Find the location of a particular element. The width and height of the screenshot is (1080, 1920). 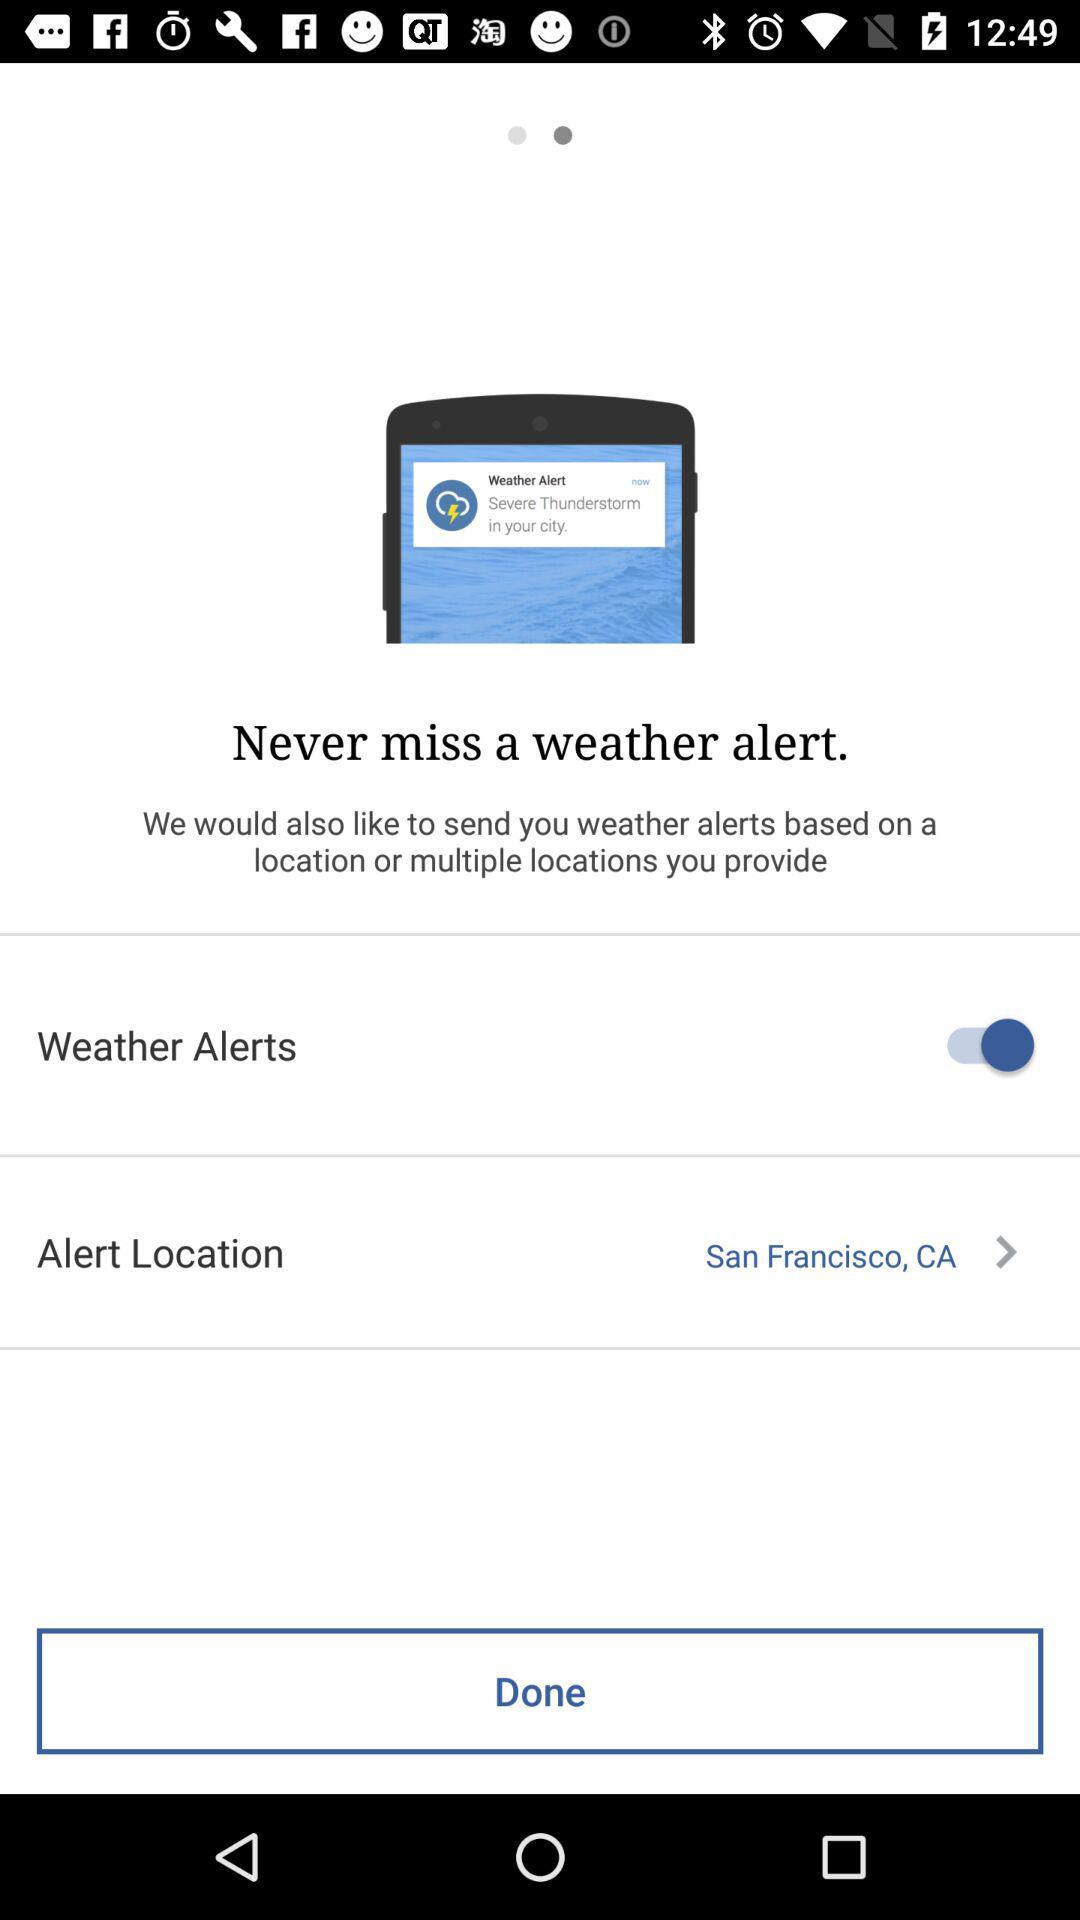

done icon is located at coordinates (540, 1690).